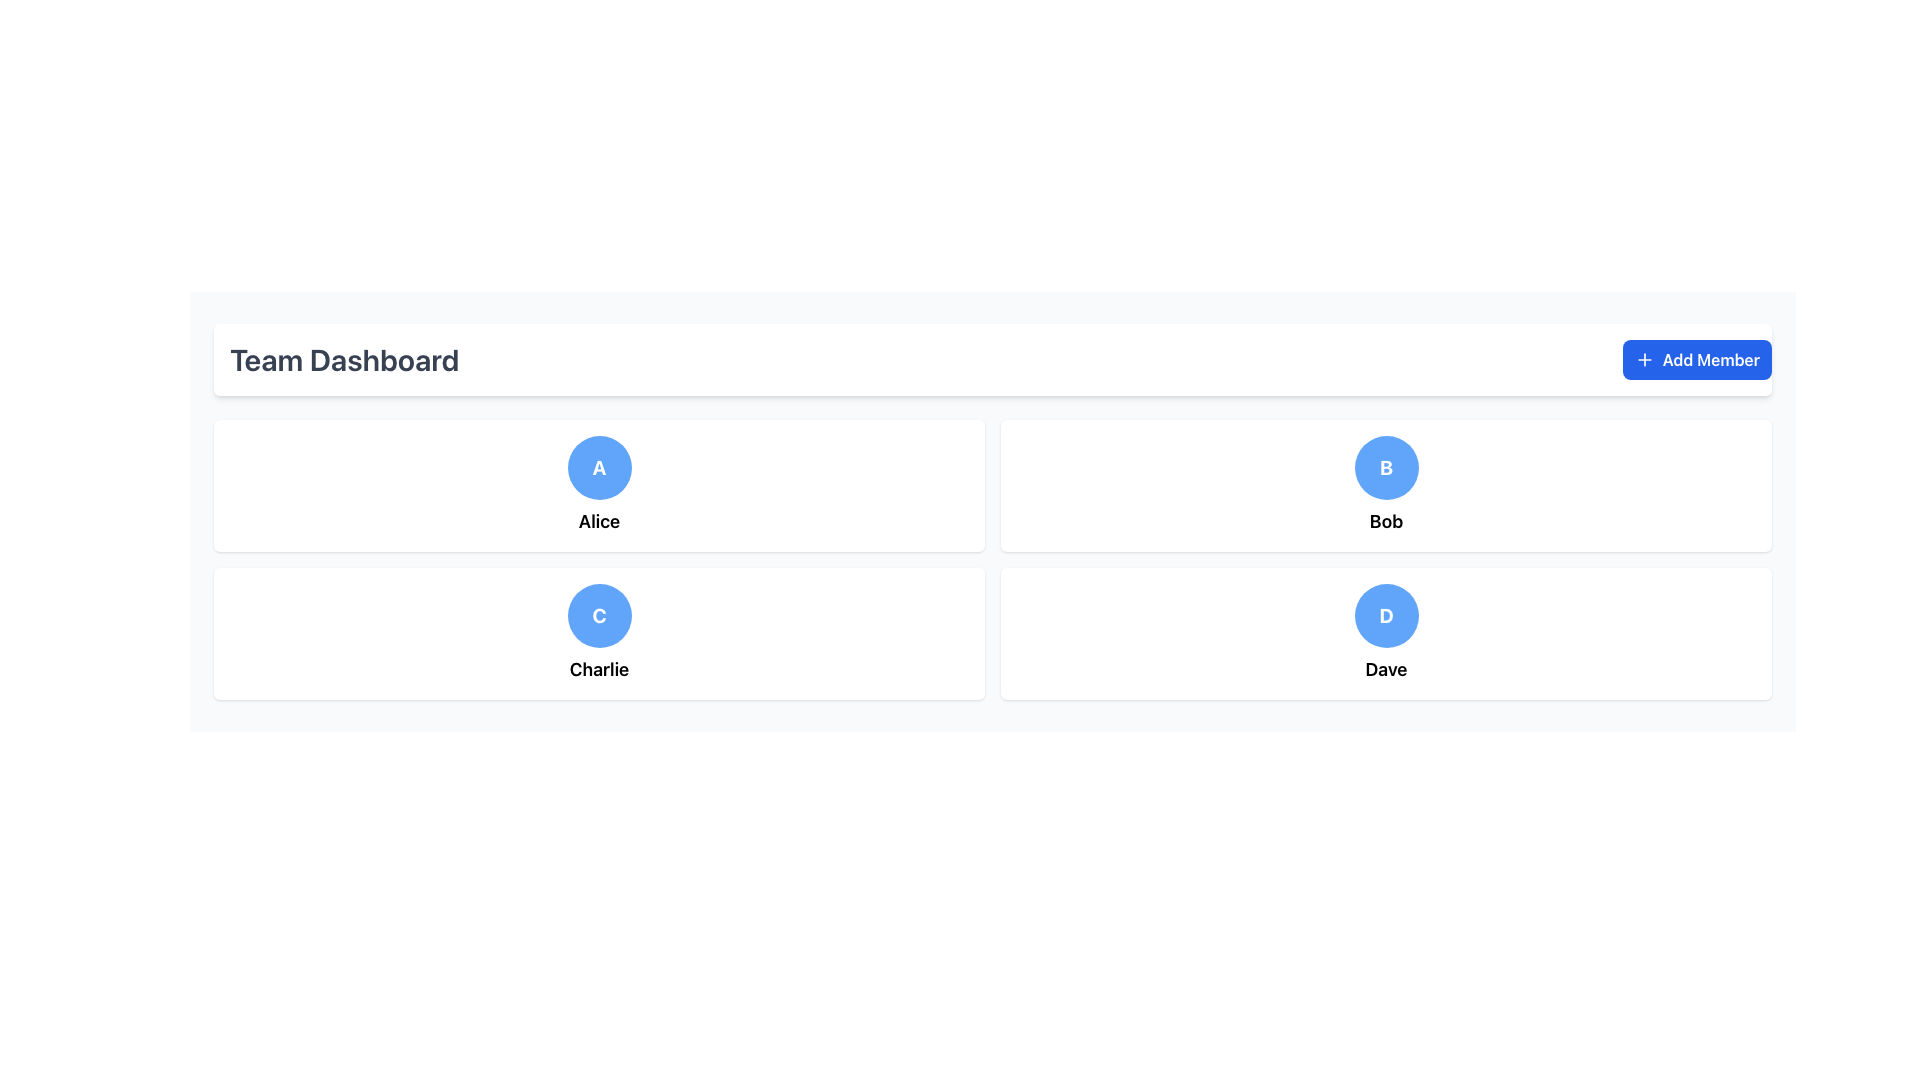  Describe the element at coordinates (1385, 486) in the screenshot. I see `the second card in the grid layout, which has a blue circle containing the letter 'B' and the name 'Bob' below it` at that location.